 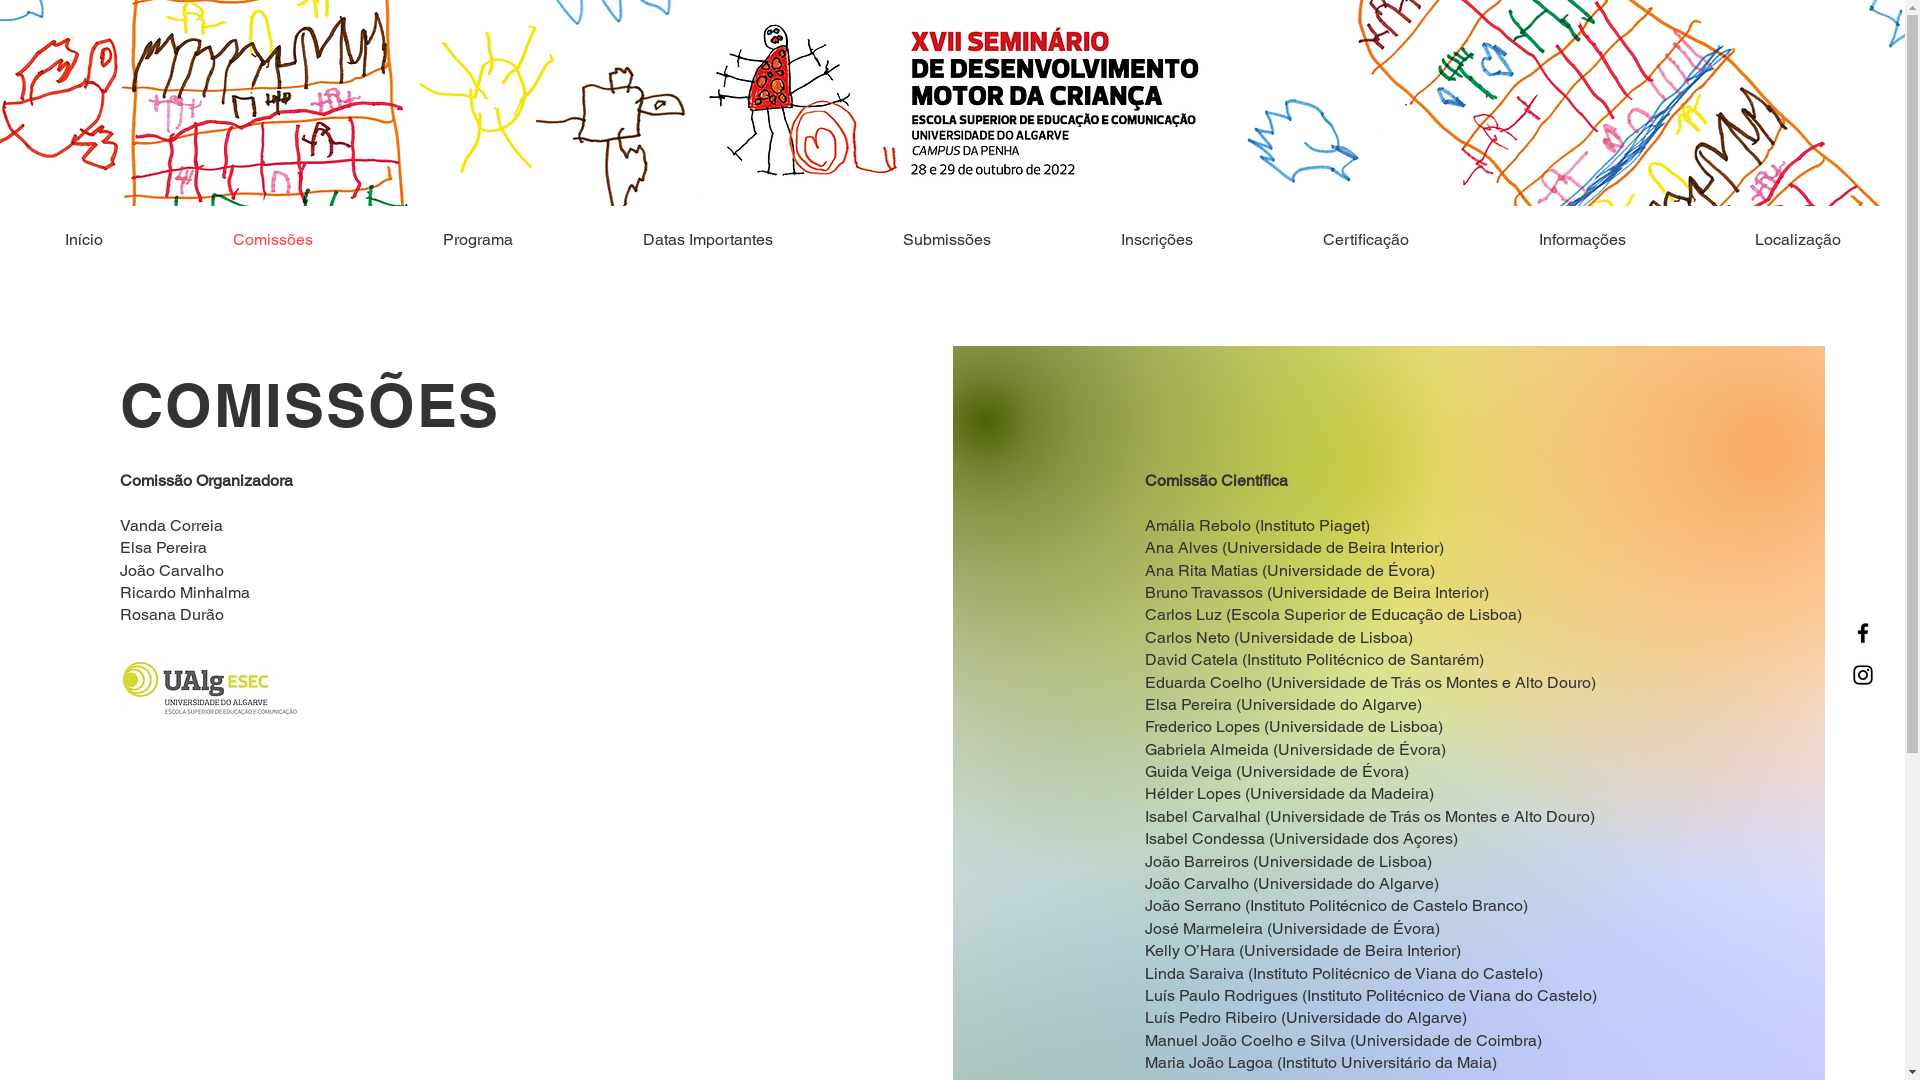 What do you see at coordinates (477, 238) in the screenshot?
I see `'Programa'` at bounding box center [477, 238].